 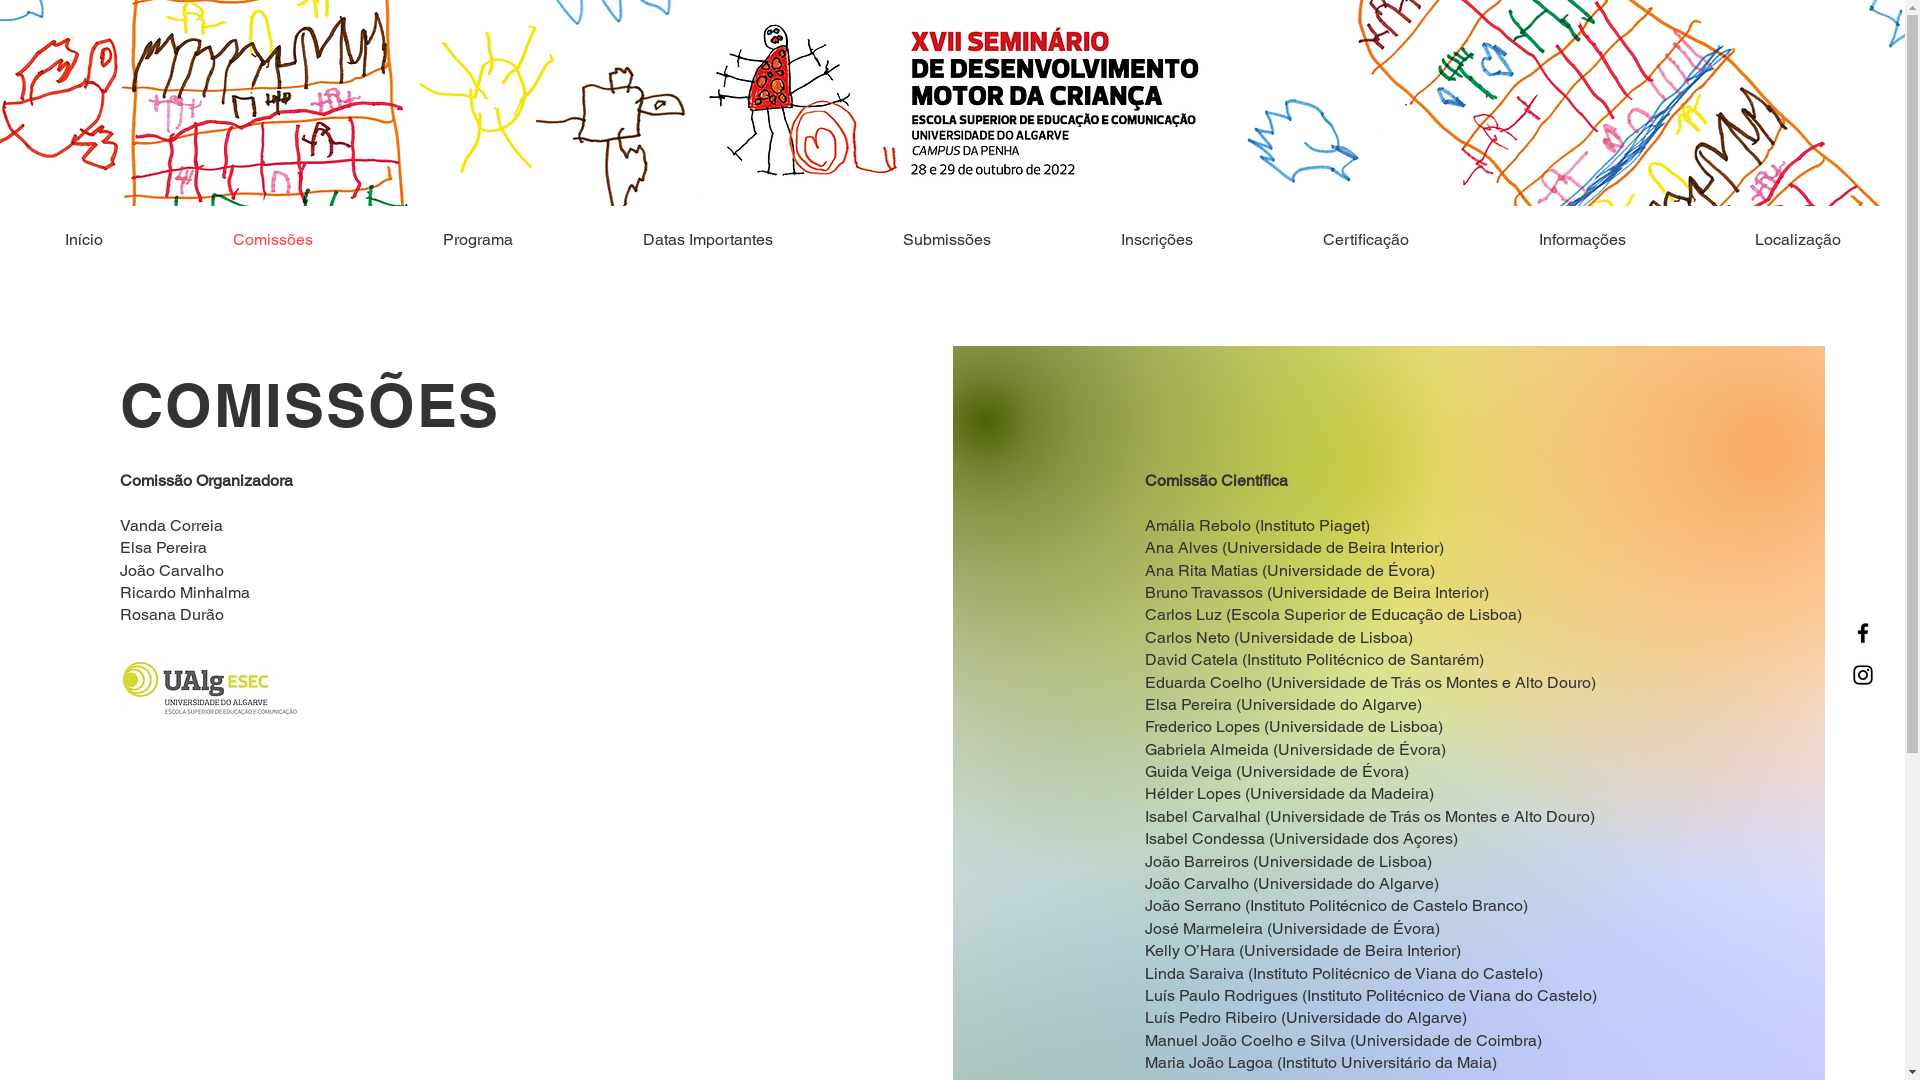 What do you see at coordinates (477, 238) in the screenshot?
I see `'Programa'` at bounding box center [477, 238].